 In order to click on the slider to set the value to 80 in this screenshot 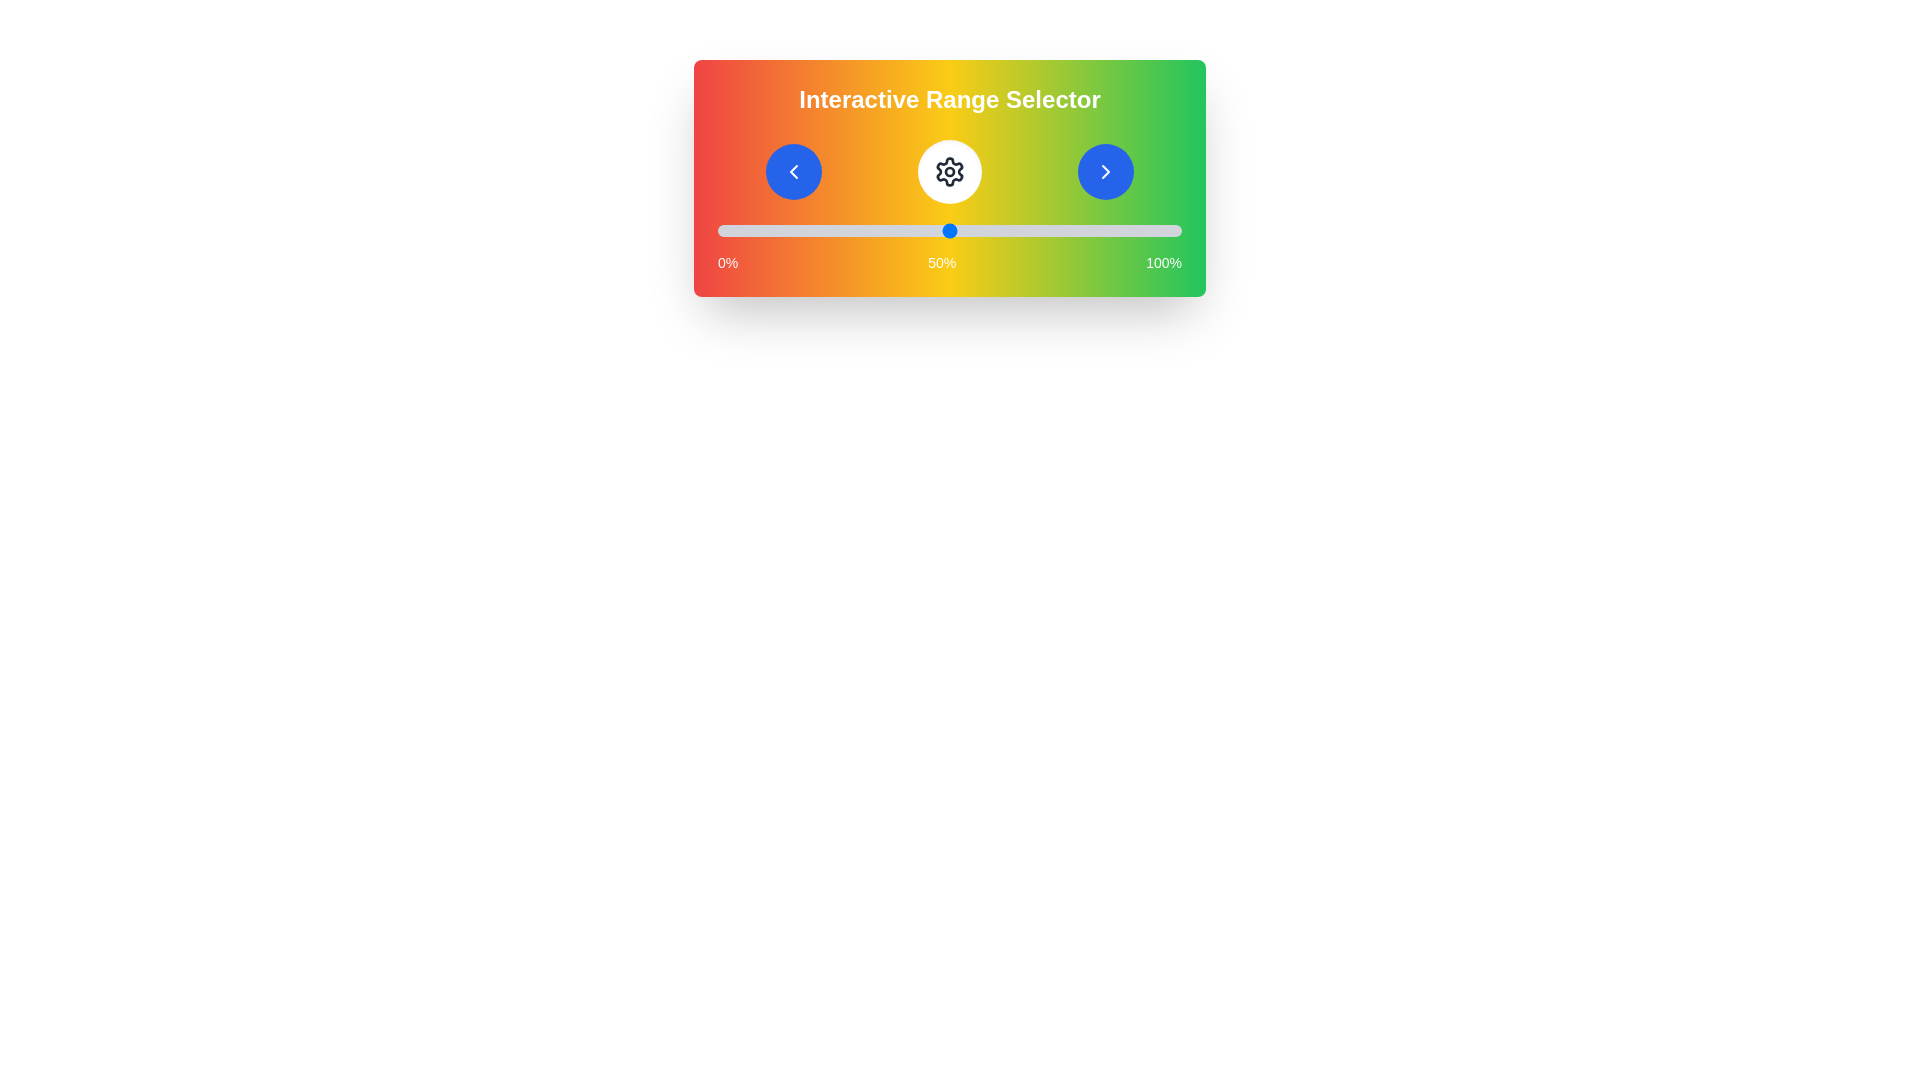, I will do `click(1088, 230)`.